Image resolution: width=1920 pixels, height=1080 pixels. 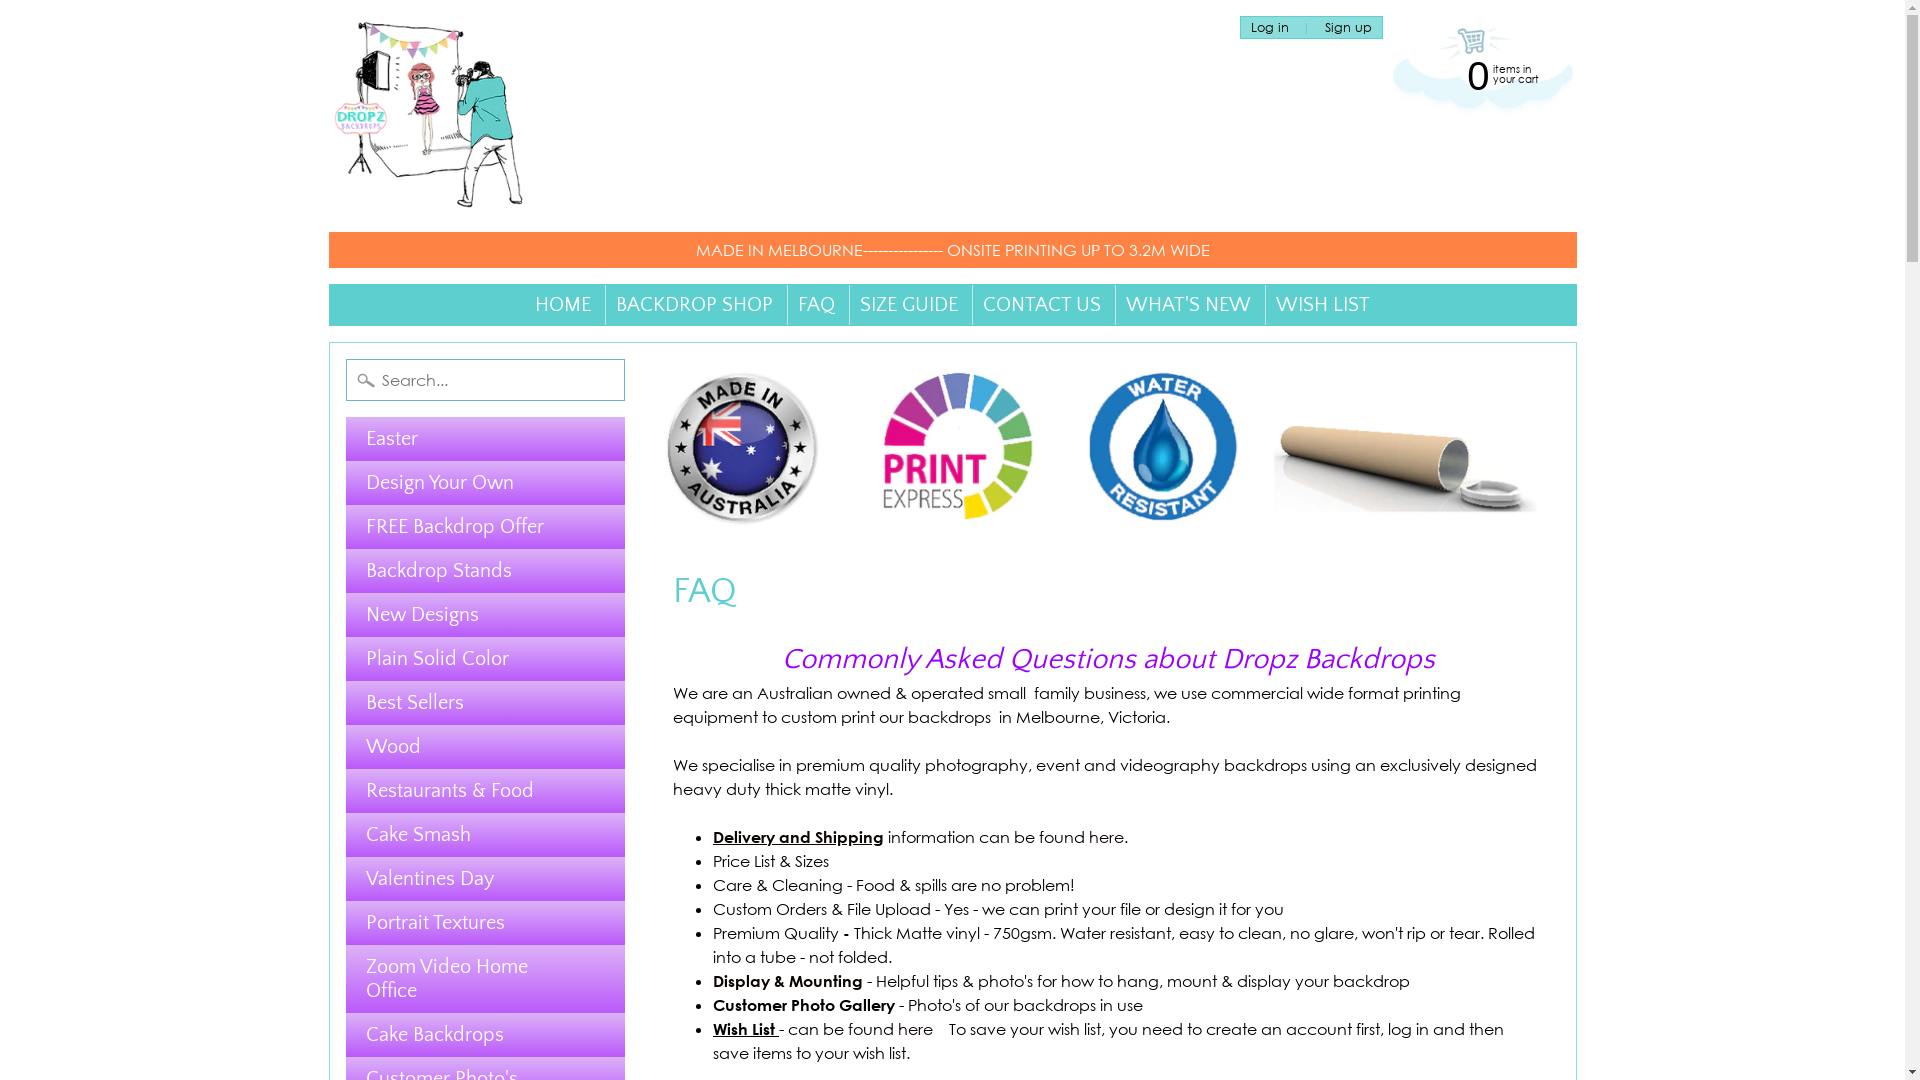 What do you see at coordinates (485, 659) in the screenshot?
I see `'Plain Solid Color'` at bounding box center [485, 659].